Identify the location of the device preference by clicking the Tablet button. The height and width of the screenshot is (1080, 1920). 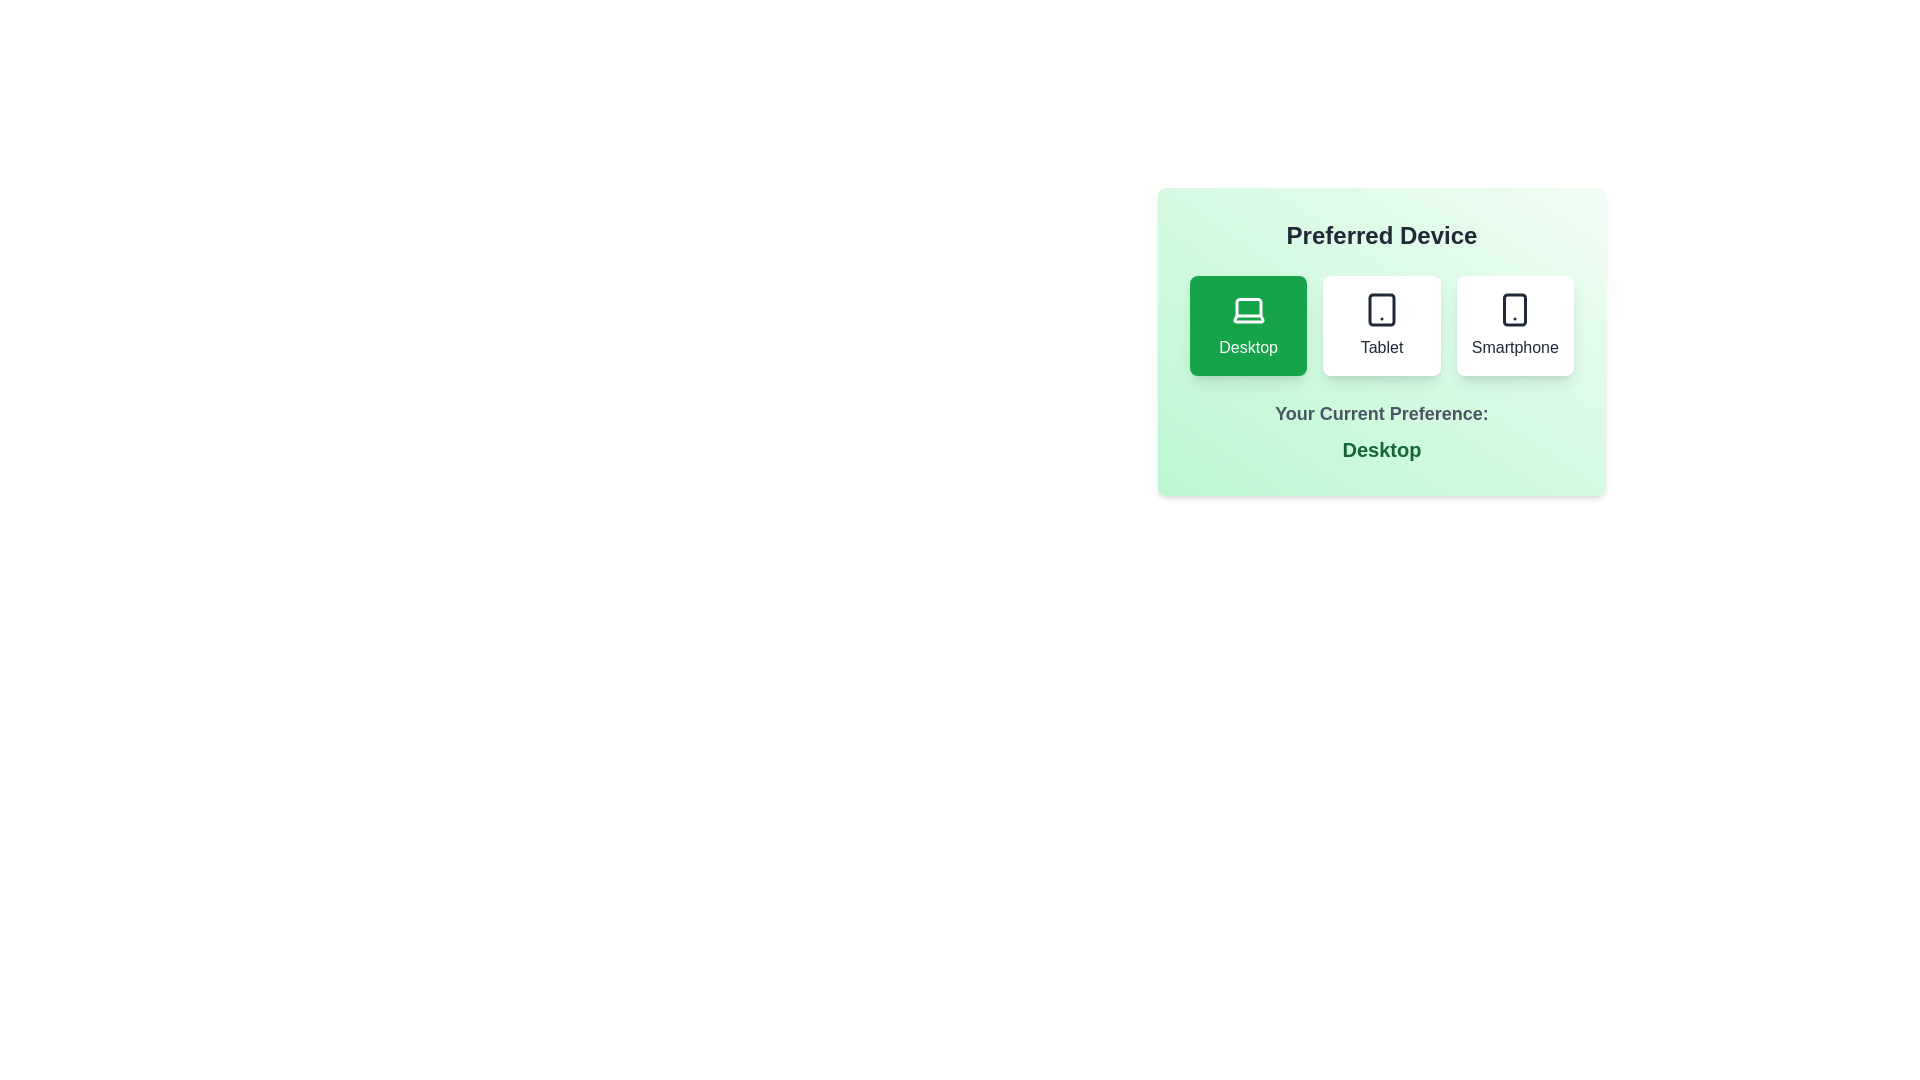
(1381, 325).